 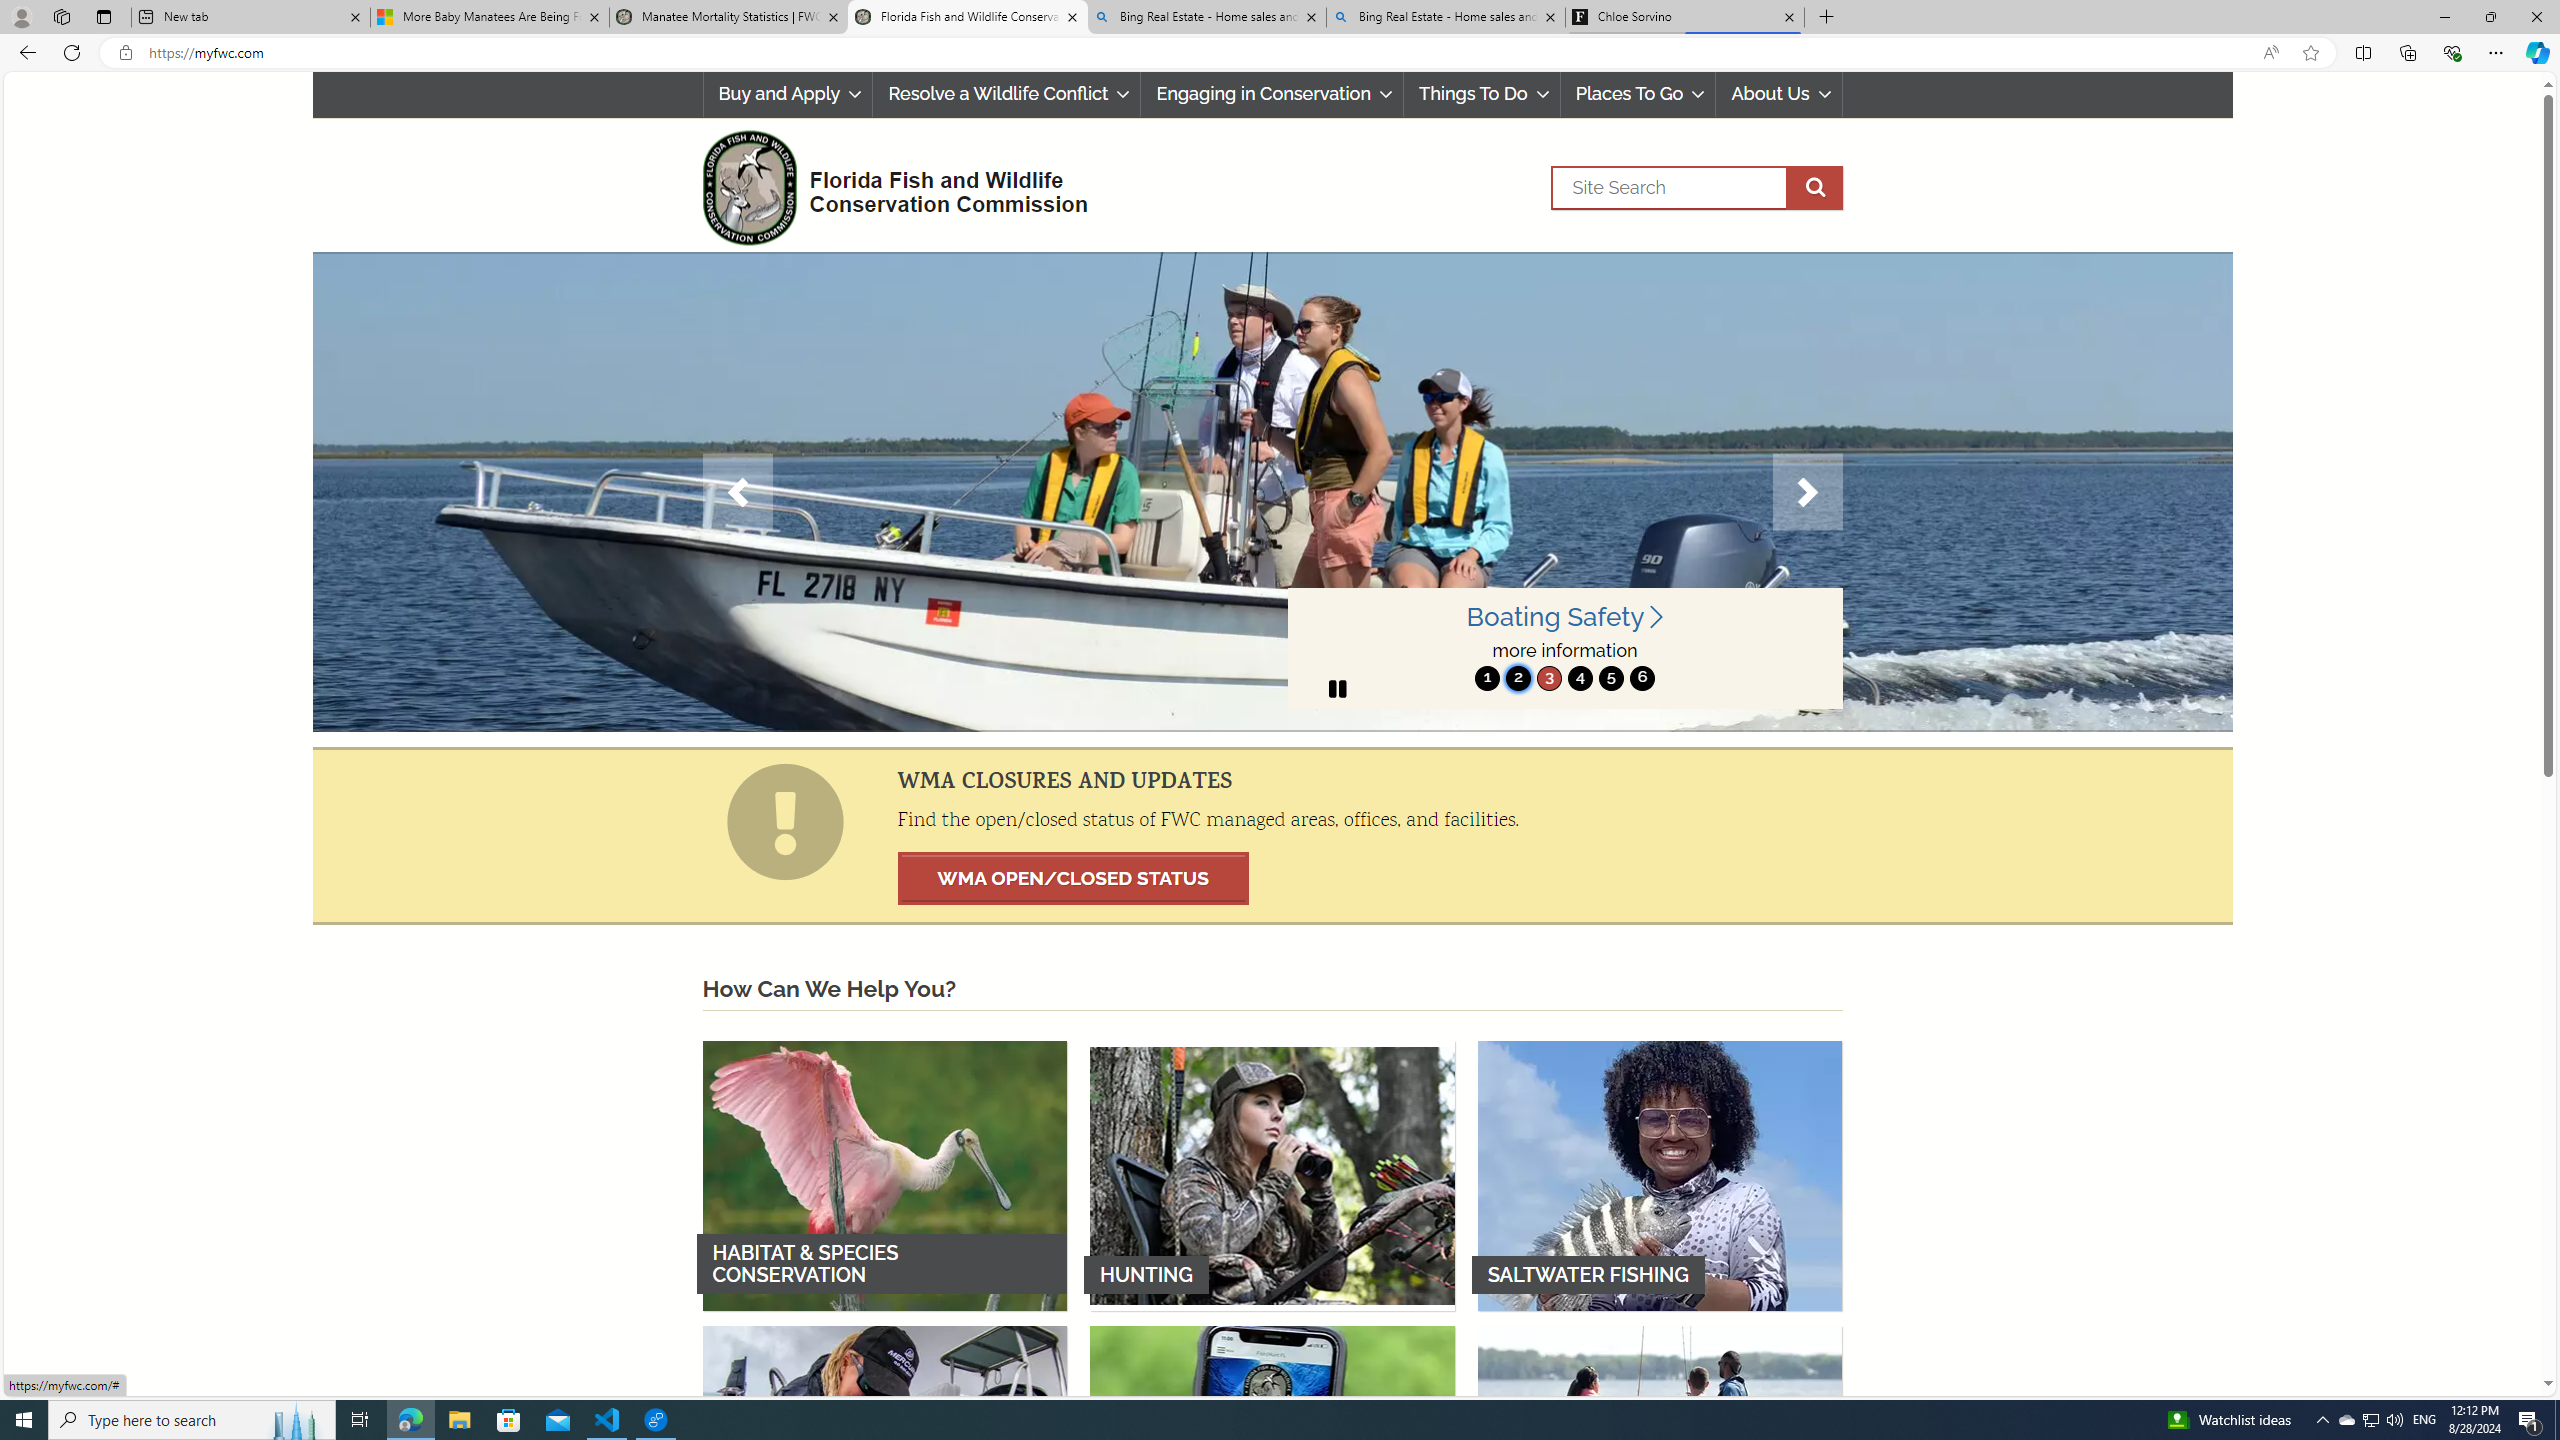 I want to click on 'Close tab', so click(x=1789, y=16).